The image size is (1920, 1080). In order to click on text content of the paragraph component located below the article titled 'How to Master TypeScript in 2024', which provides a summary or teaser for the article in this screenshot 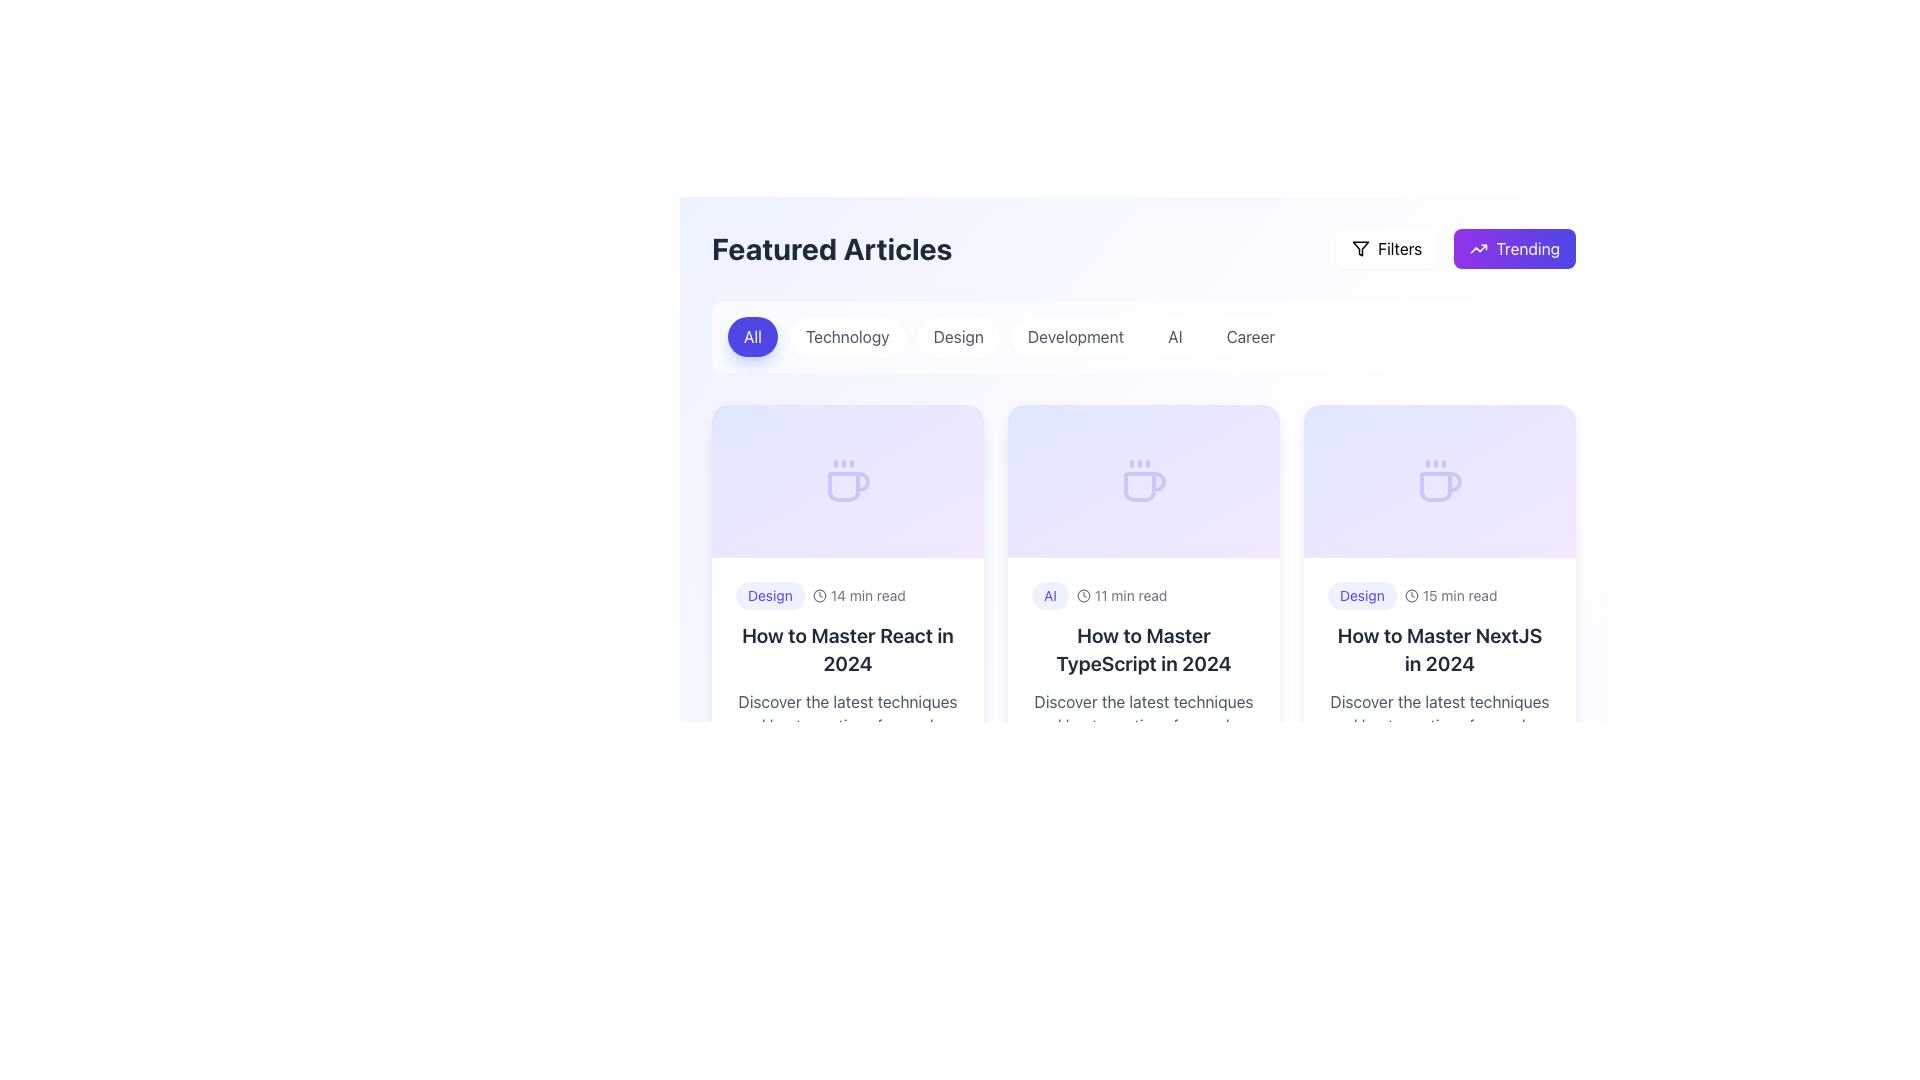, I will do `click(1143, 712)`.